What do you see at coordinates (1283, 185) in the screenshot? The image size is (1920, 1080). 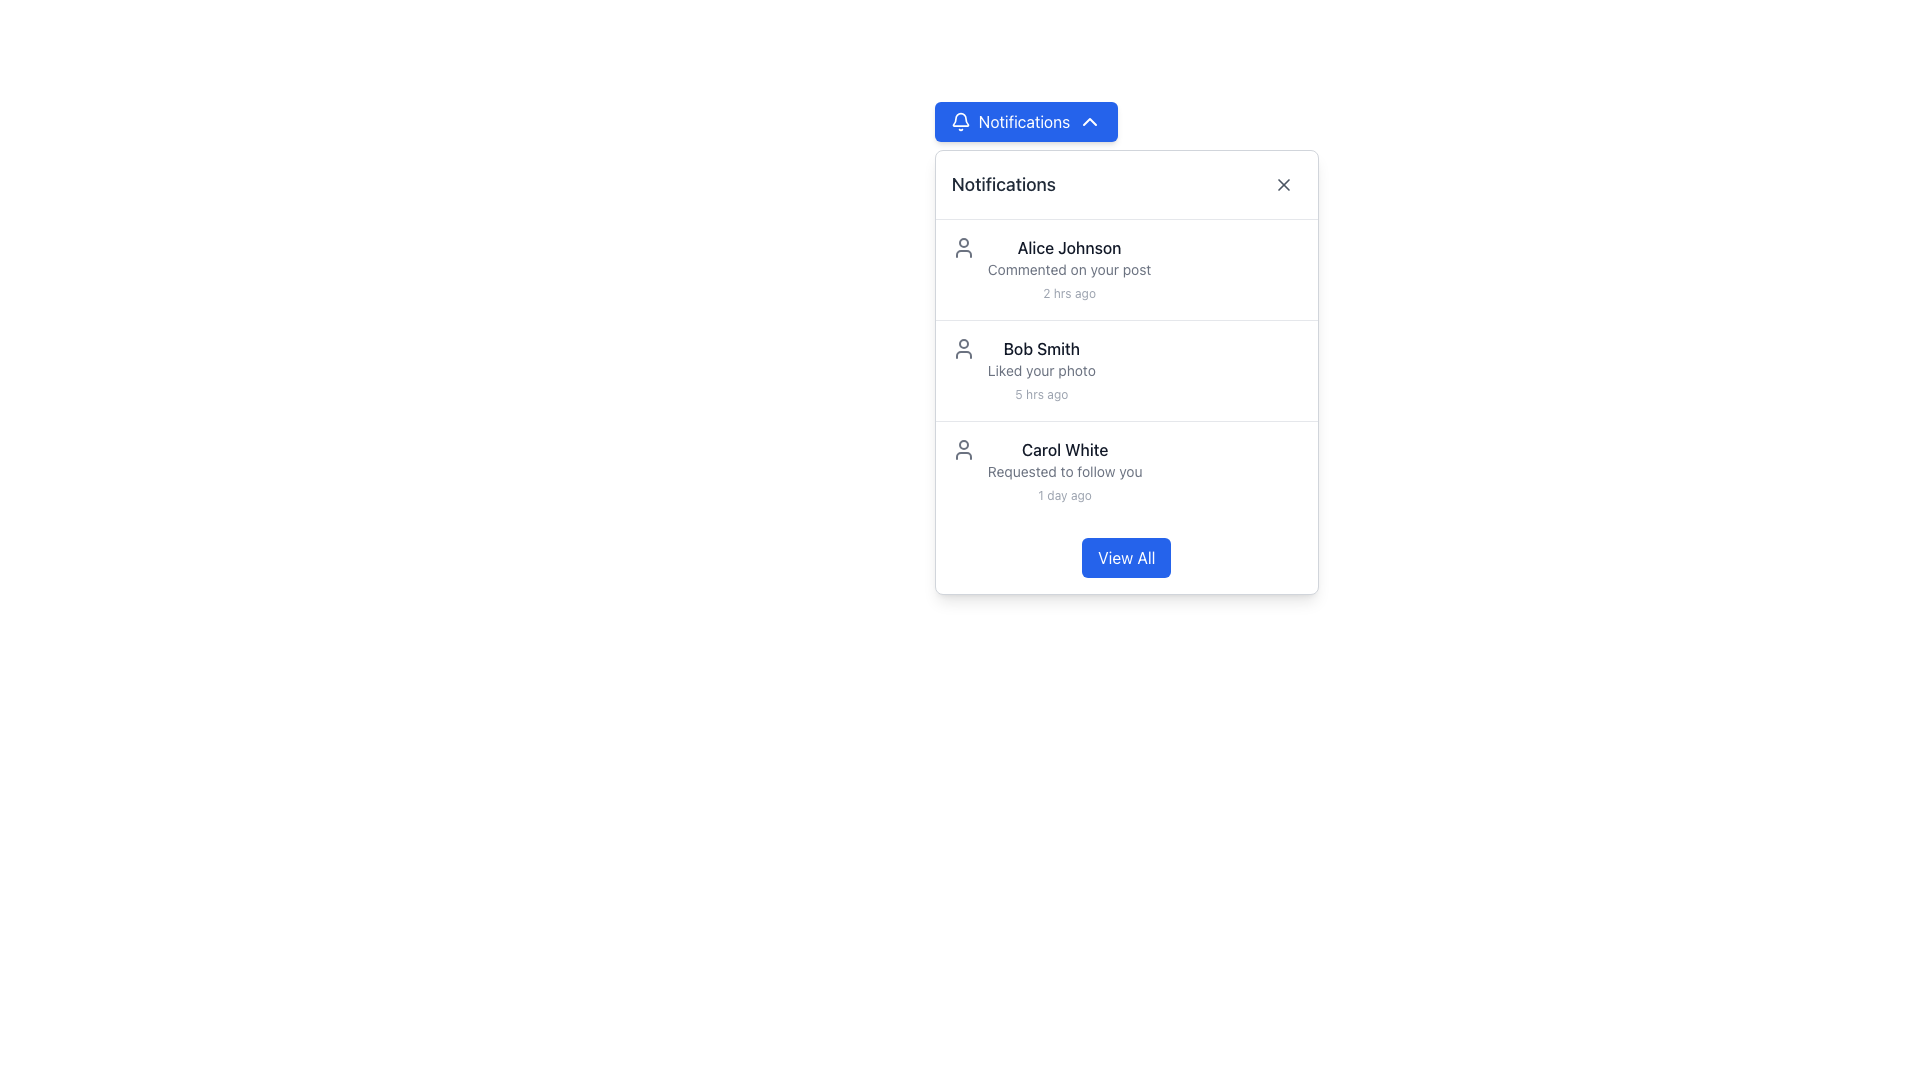 I see `the close button located at the top-right corner of the notification dropdown header to change its background color` at bounding box center [1283, 185].